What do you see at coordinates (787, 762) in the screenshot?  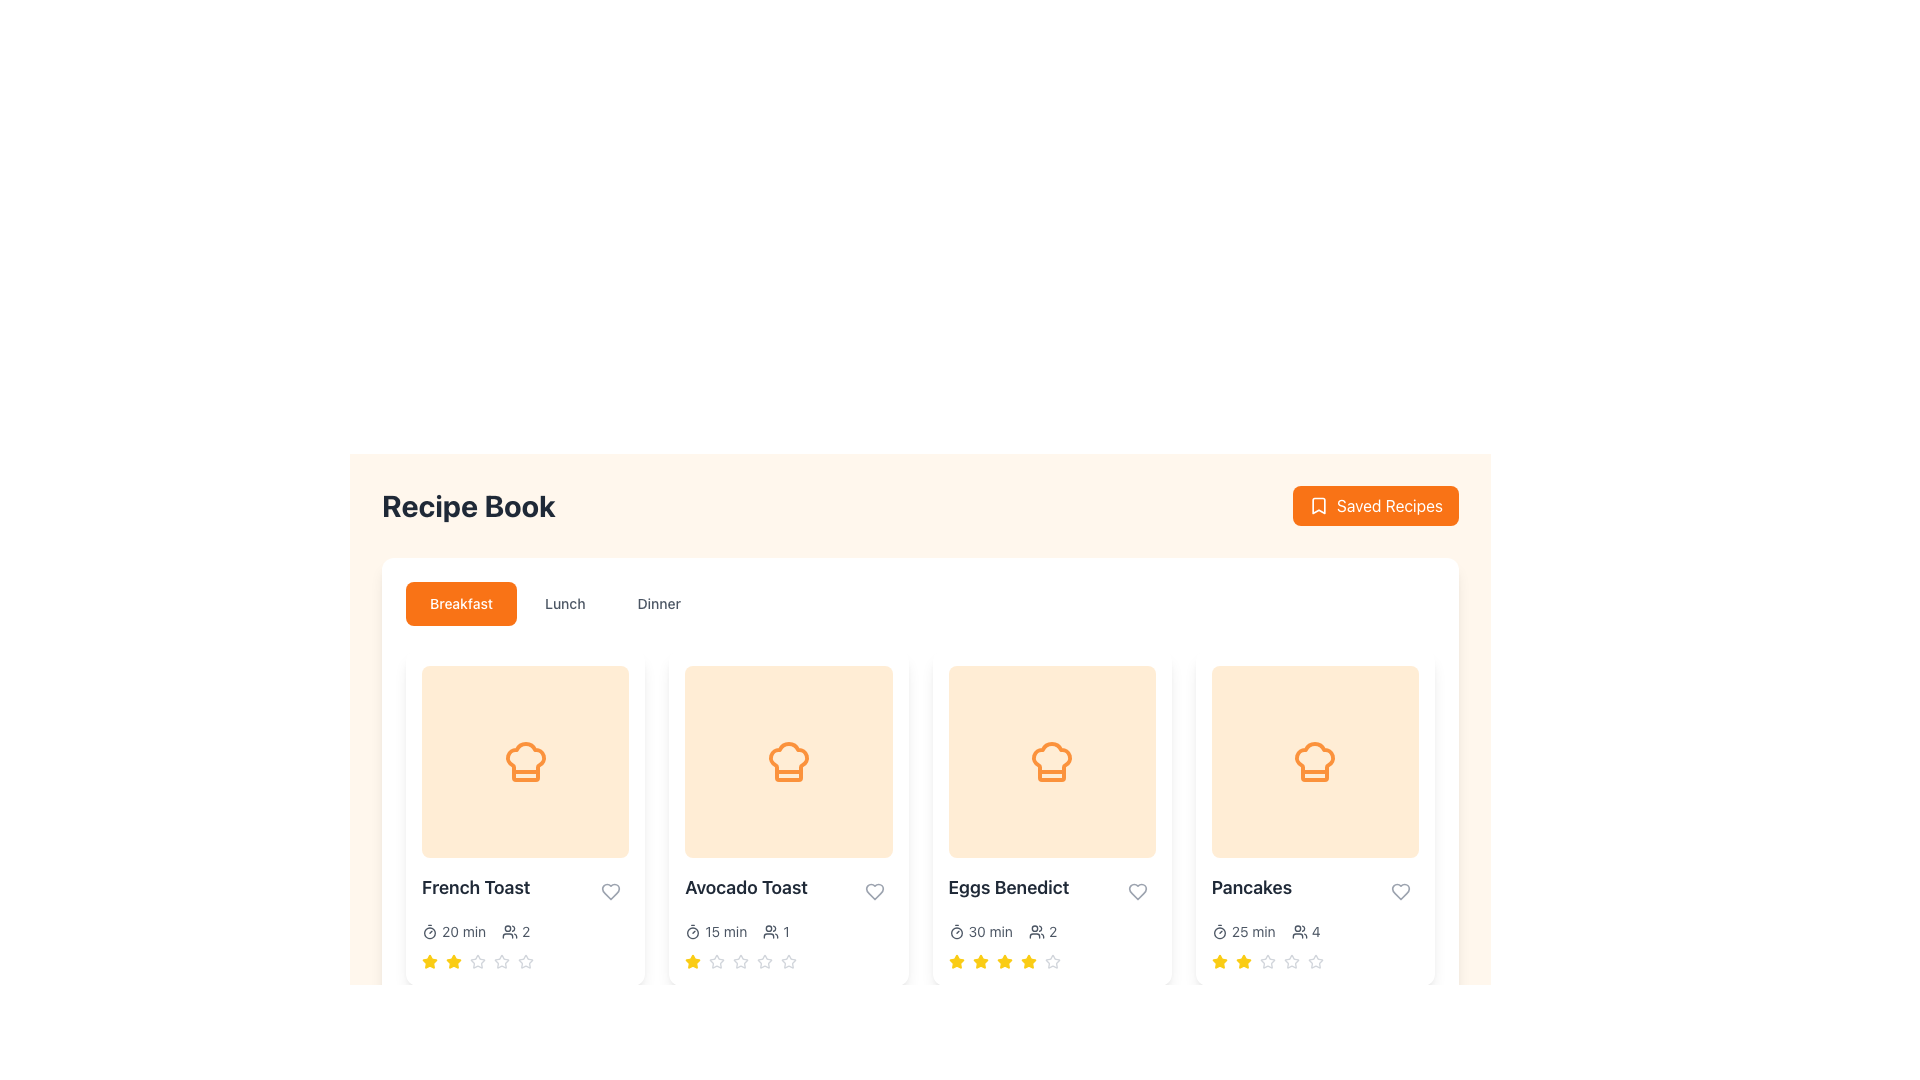 I see `the chef hat icon in the 'Avocado Toast' card under the 'Breakfast' tab to trigger hover effects` at bounding box center [787, 762].